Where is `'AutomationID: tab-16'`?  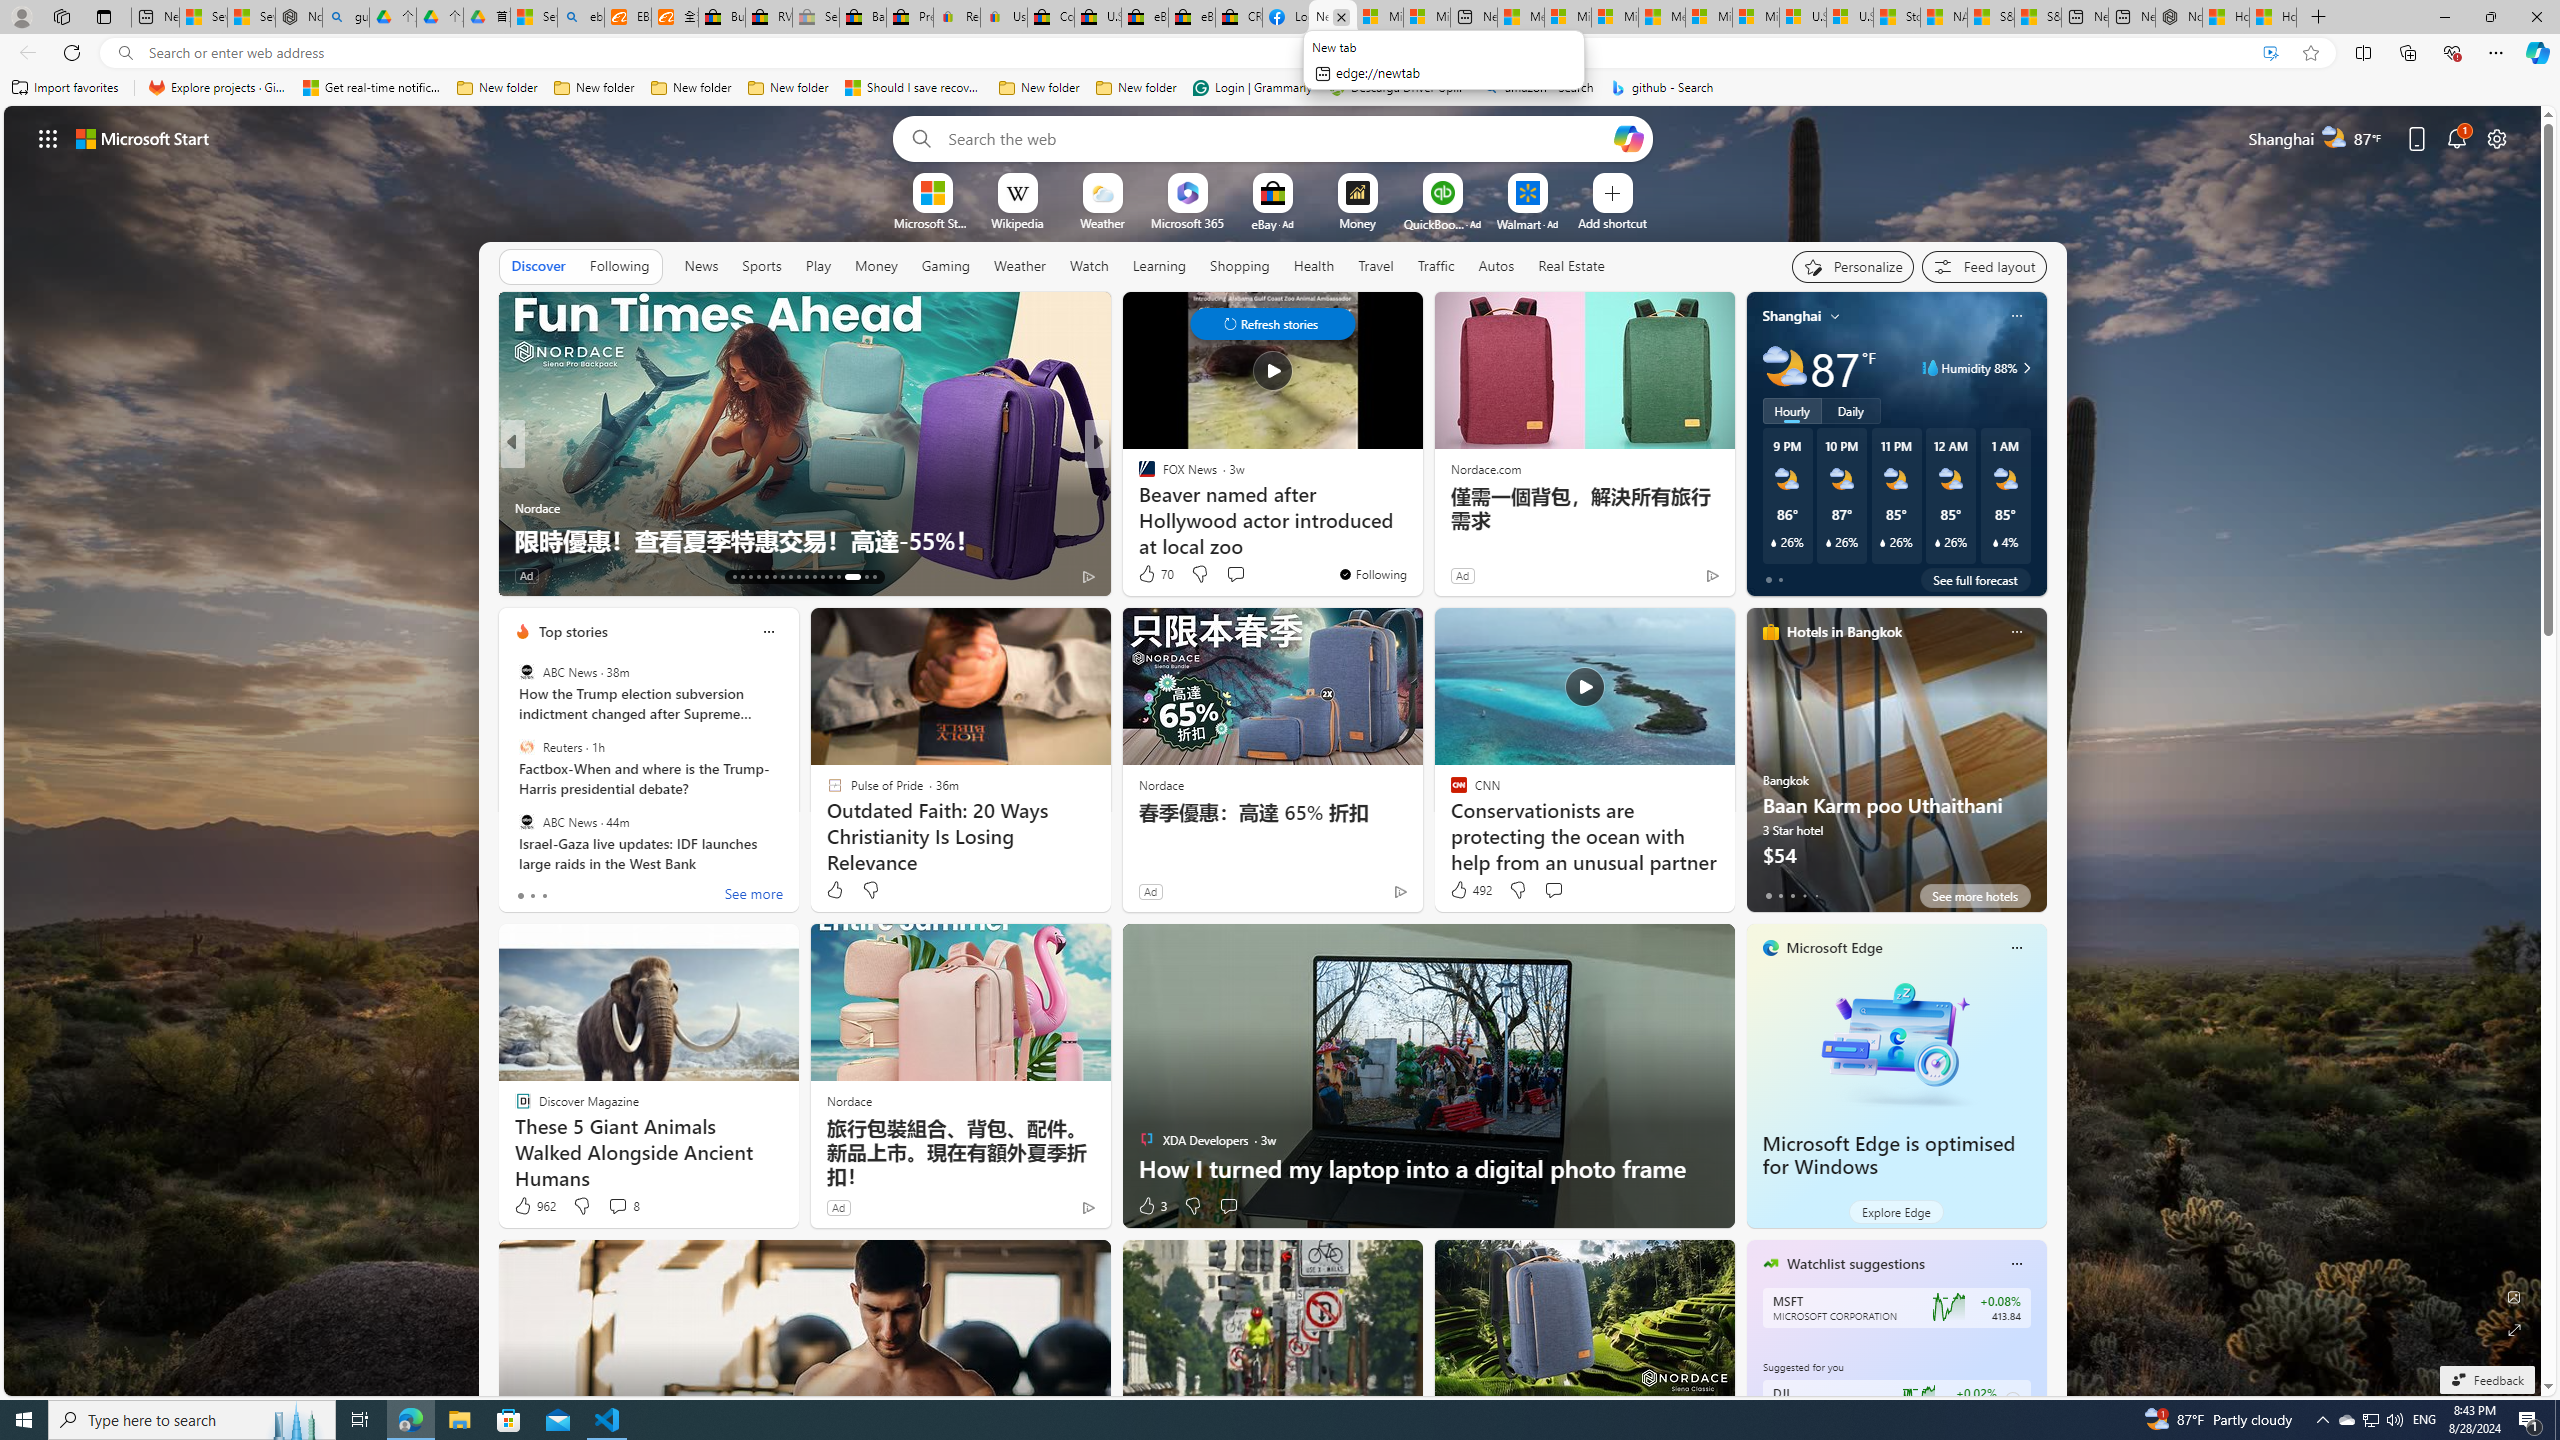 'AutomationID: tab-16' is located at coordinates (758, 577).